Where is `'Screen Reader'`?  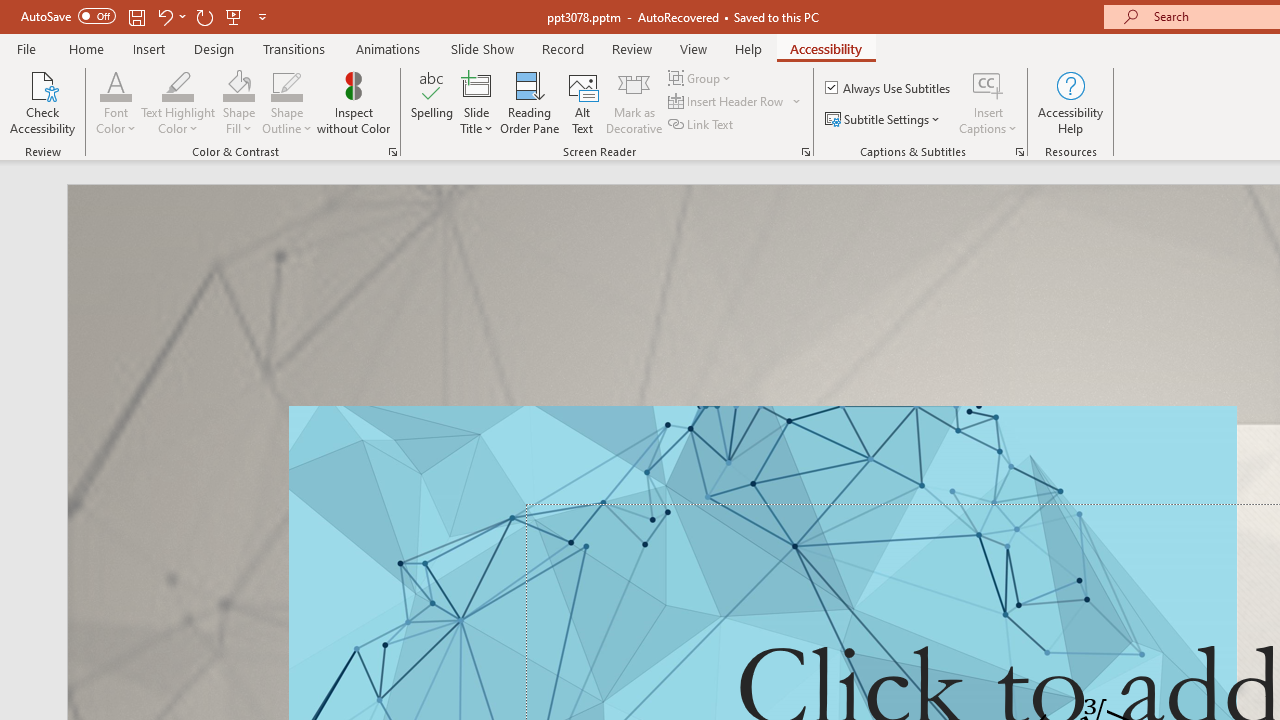 'Screen Reader' is located at coordinates (805, 150).